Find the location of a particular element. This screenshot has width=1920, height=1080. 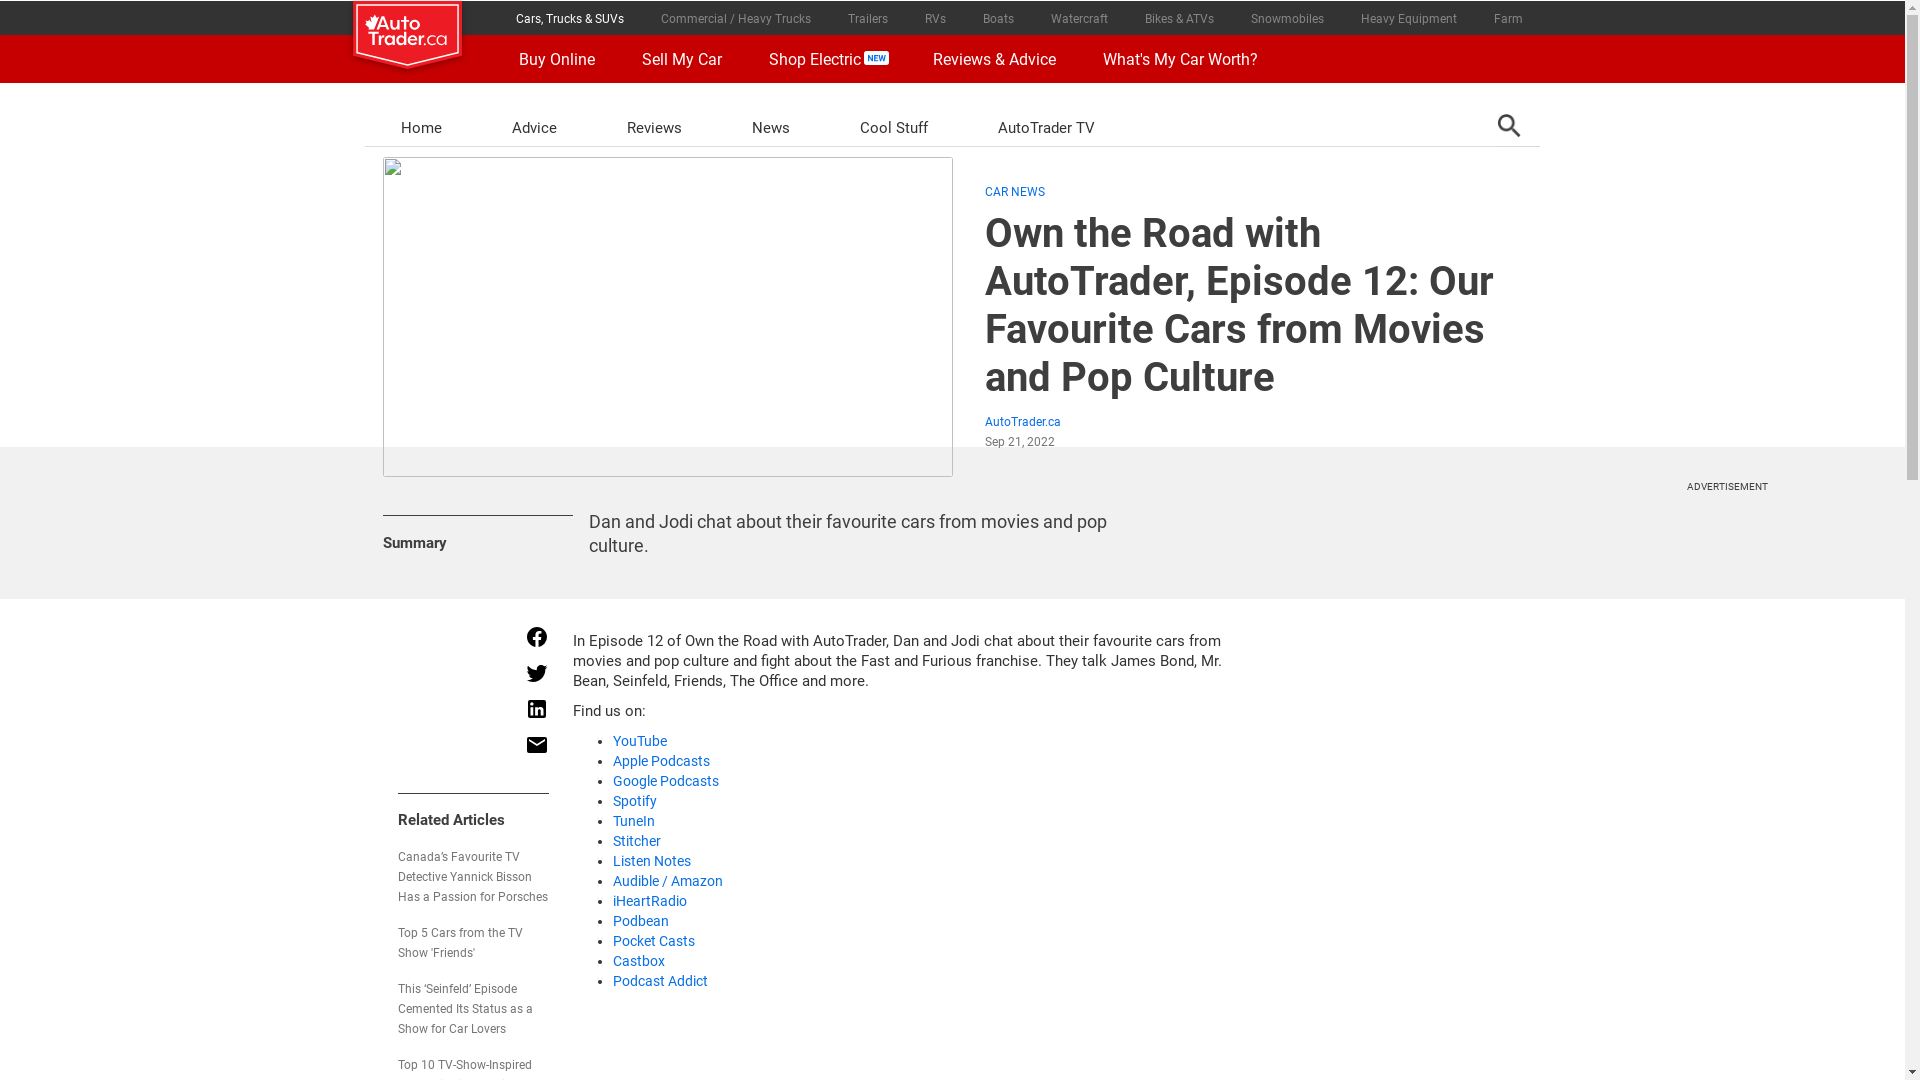

'Listen Notes' is located at coordinates (651, 859).